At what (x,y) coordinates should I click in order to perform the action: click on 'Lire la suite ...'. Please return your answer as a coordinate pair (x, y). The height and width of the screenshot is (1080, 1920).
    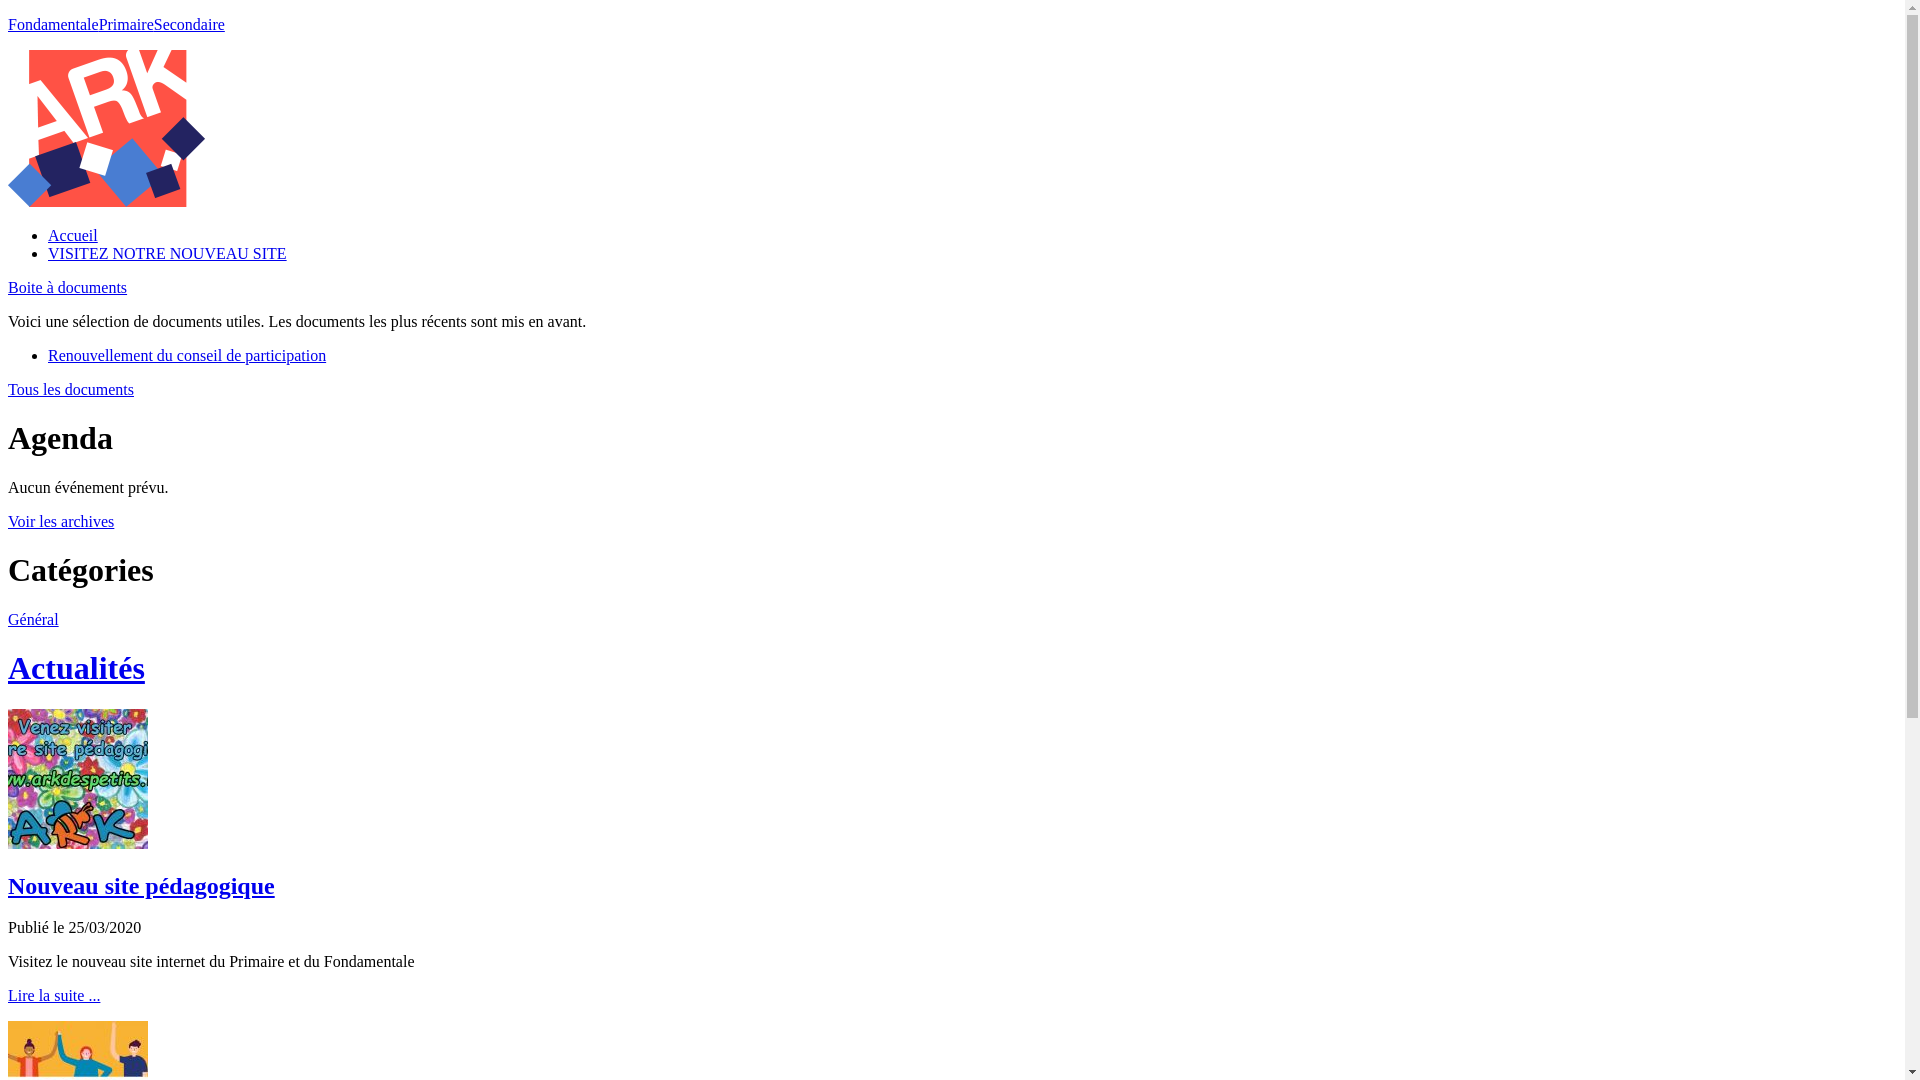
    Looking at the image, I should click on (53, 995).